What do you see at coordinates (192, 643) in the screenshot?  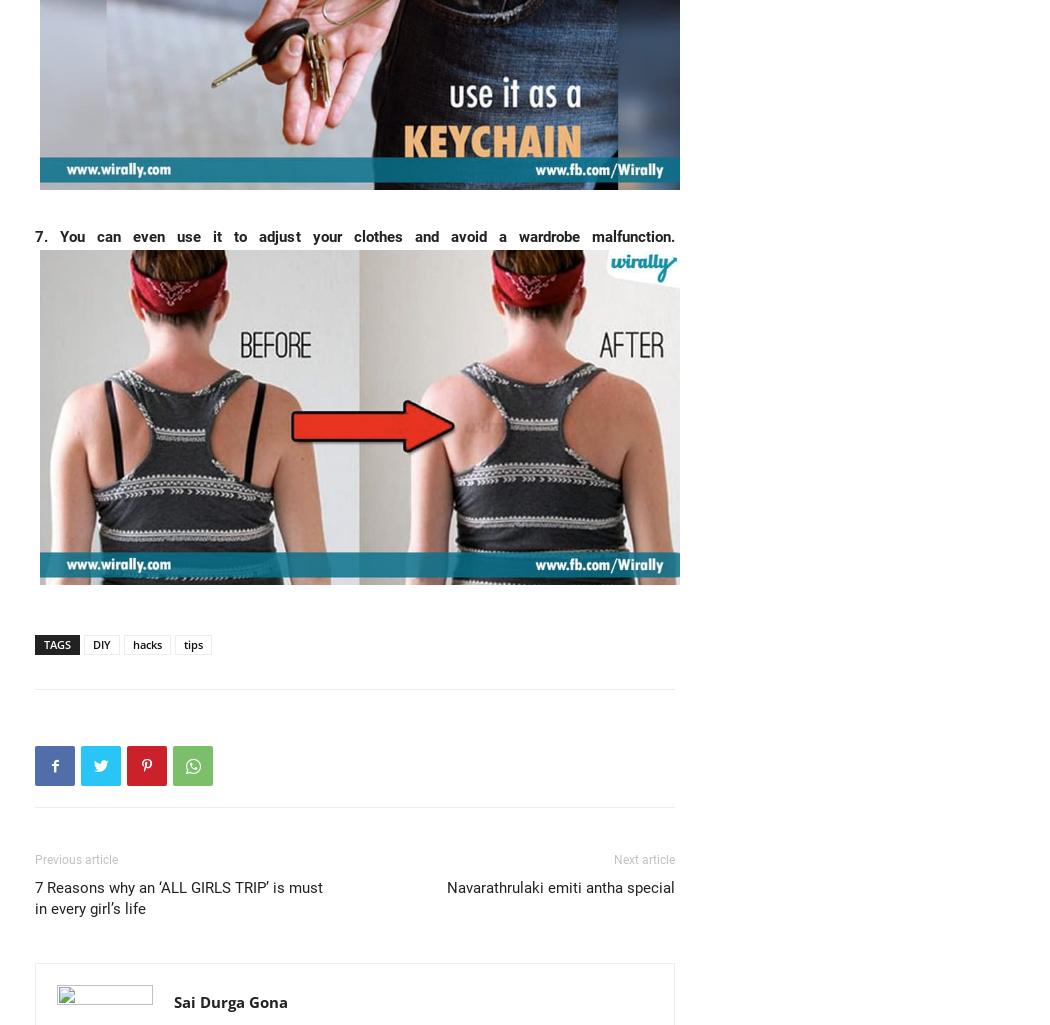 I see `'tips'` at bounding box center [192, 643].